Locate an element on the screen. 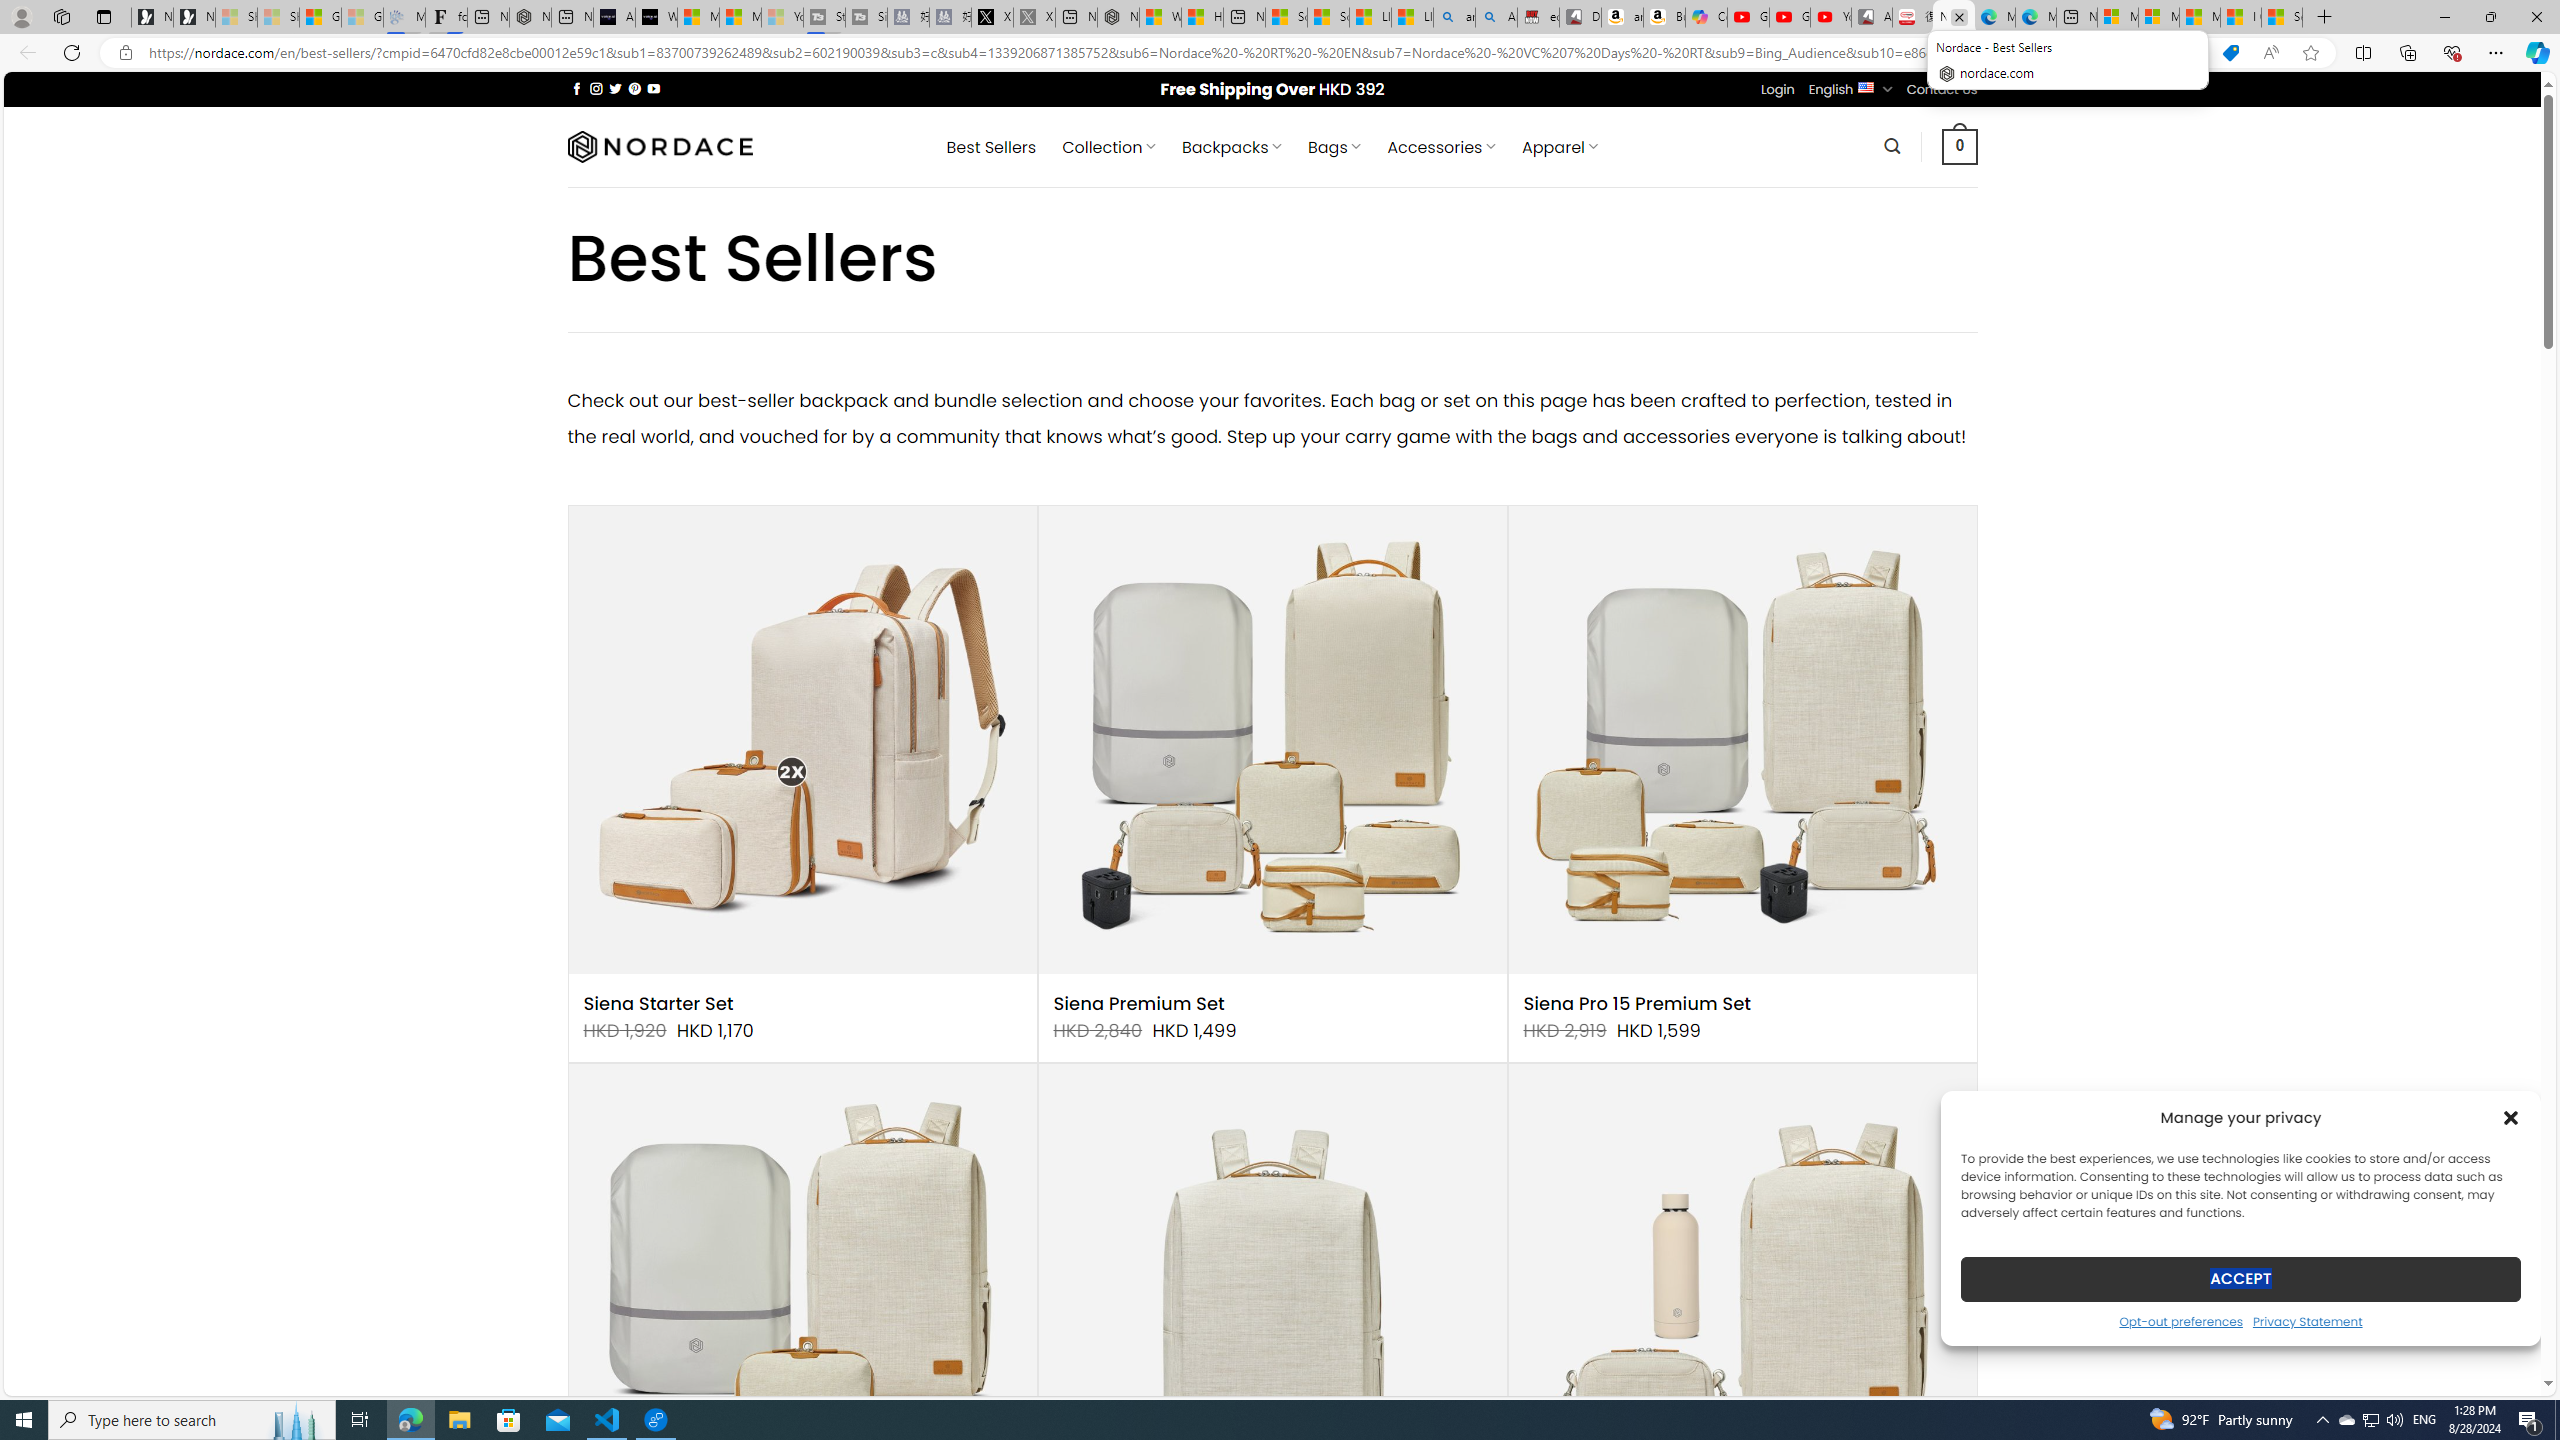  'Follow on Pinterest' is located at coordinates (632, 88).